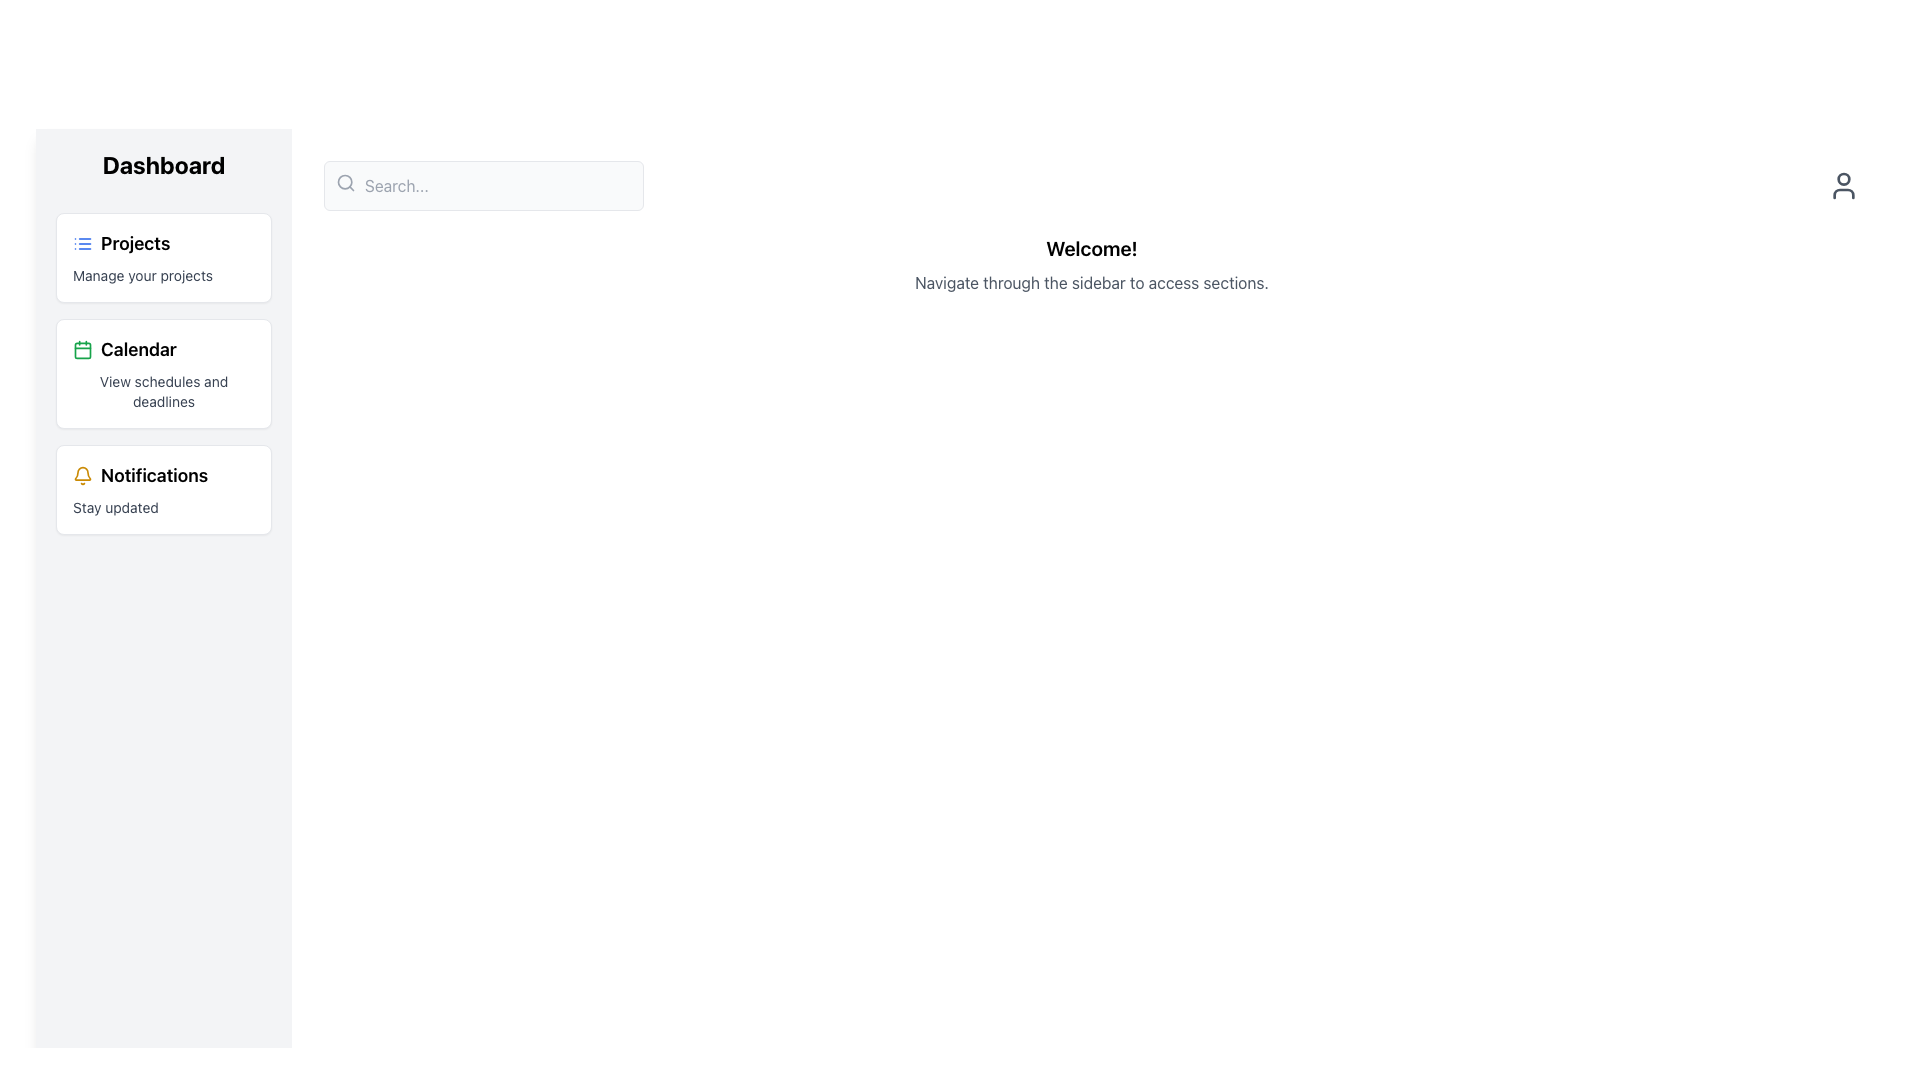 This screenshot has width=1920, height=1080. What do you see at coordinates (114, 507) in the screenshot?
I see `descriptive subtitle text located in the 'Notifications' section of the sidebar, positioned directly below the bold 'Notifications' header` at bounding box center [114, 507].